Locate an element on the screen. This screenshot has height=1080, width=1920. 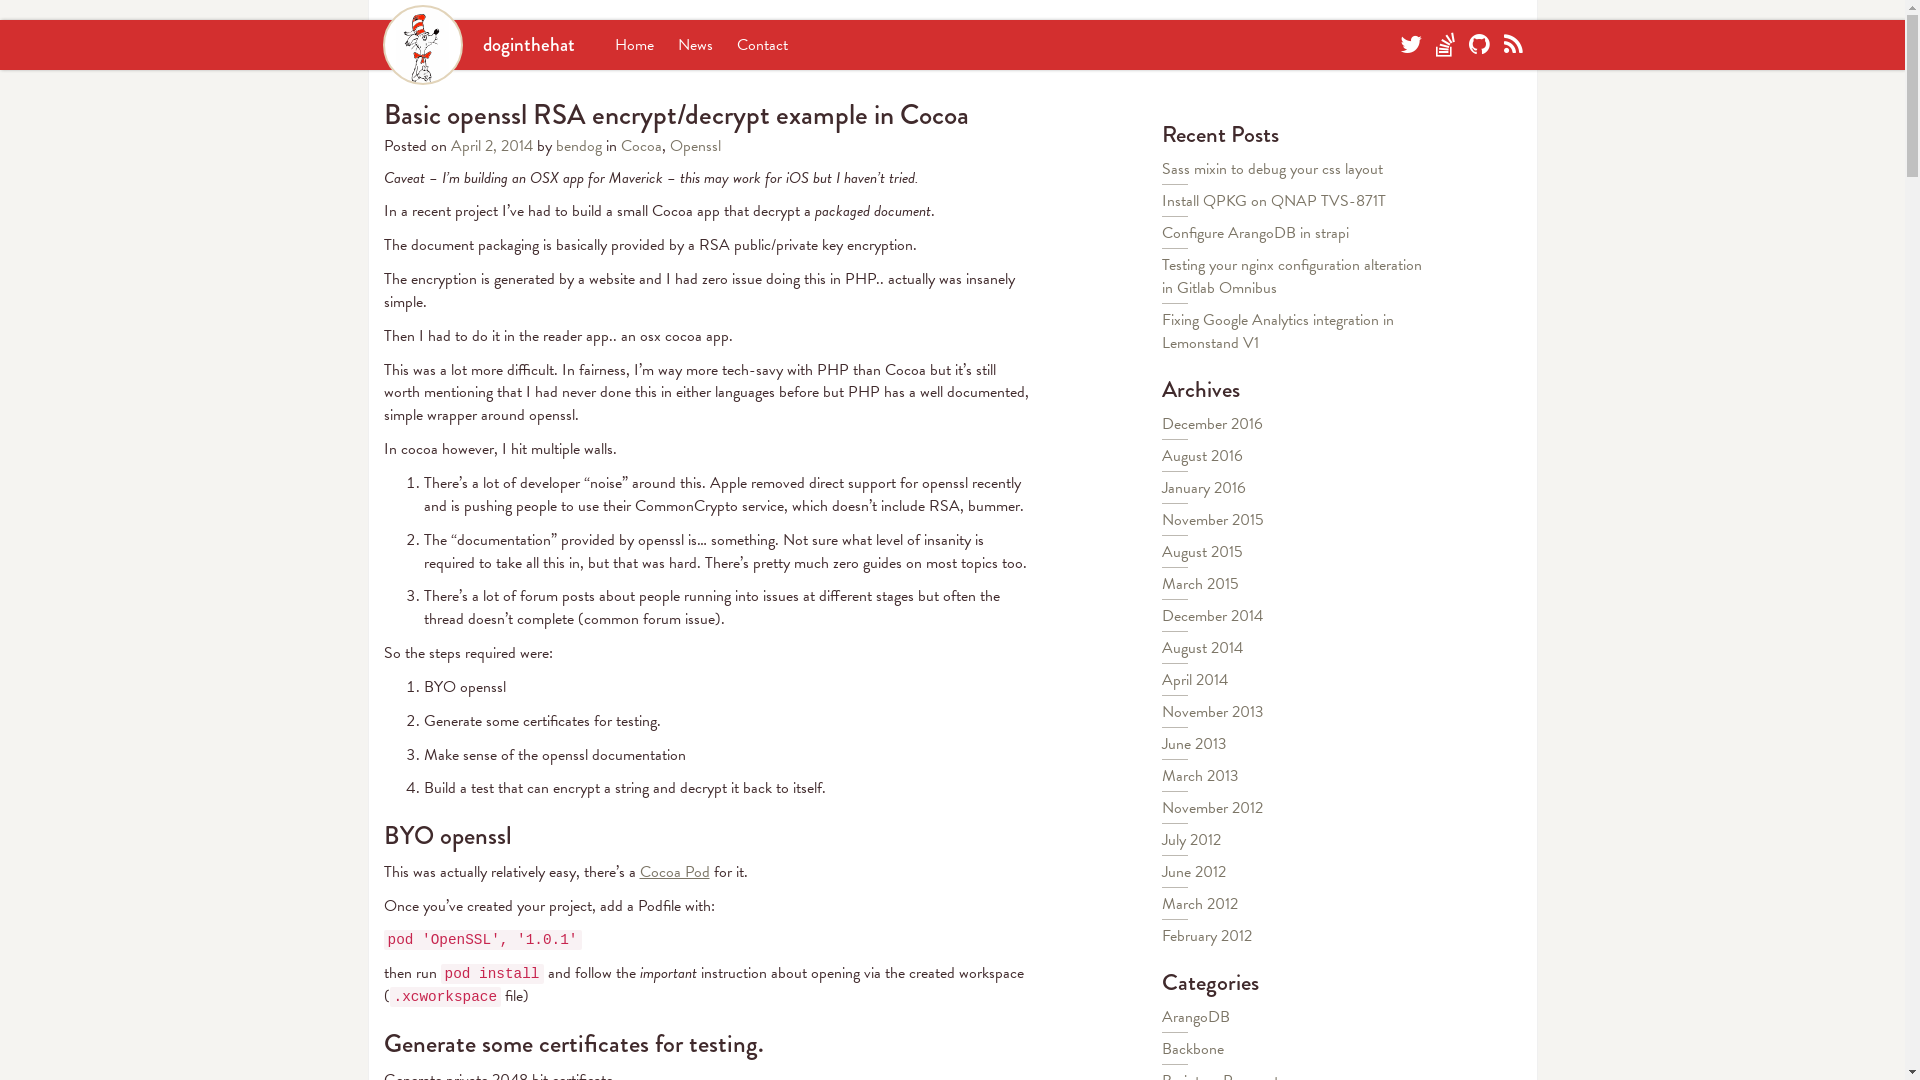
'Home' is located at coordinates (632, 45).